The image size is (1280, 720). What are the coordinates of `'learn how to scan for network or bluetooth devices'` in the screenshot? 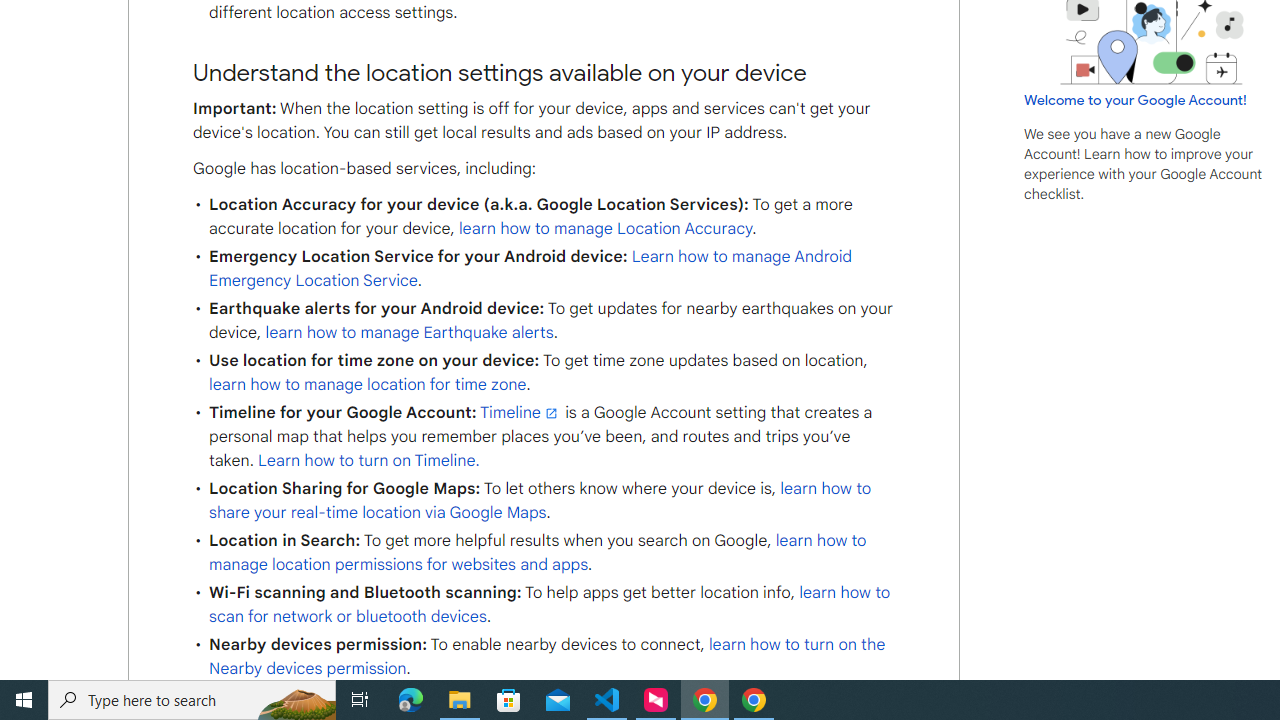 It's located at (549, 604).